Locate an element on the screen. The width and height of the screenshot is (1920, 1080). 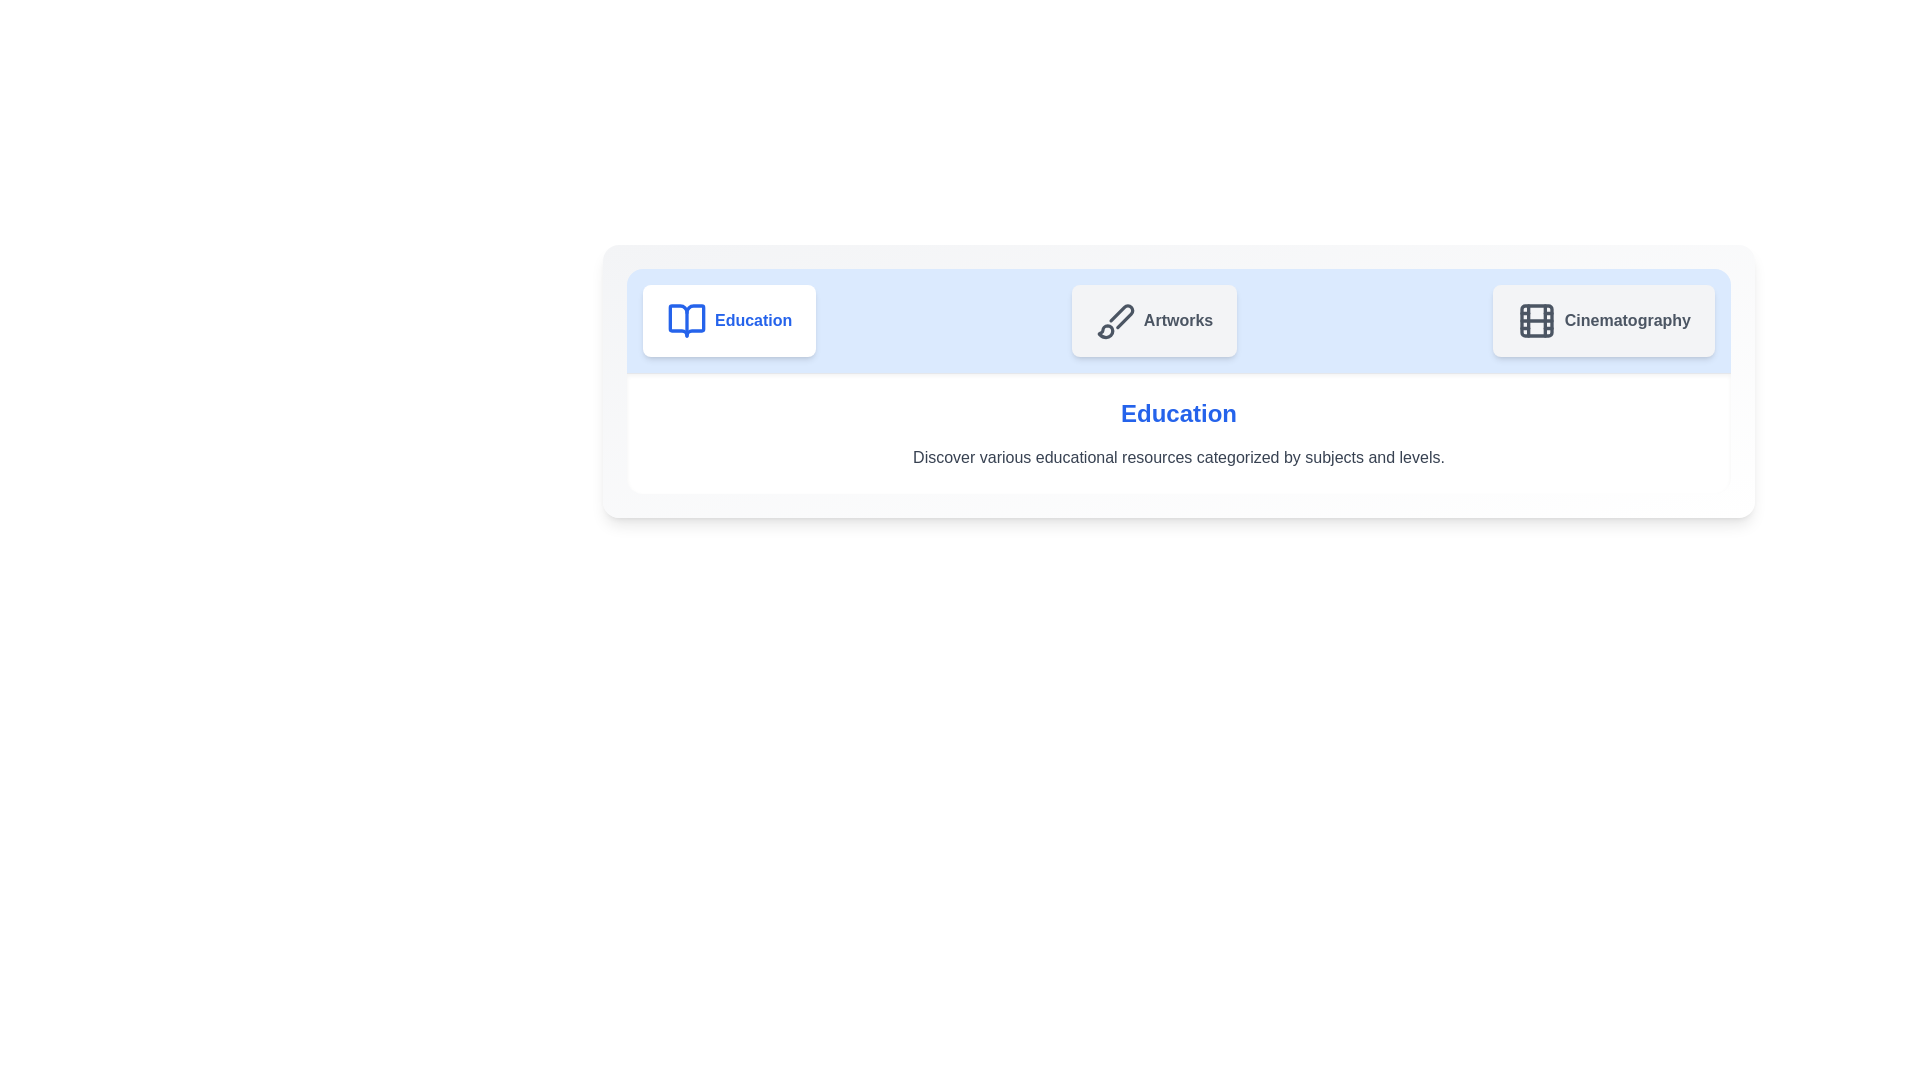
the Education tab to navigate to its content is located at coordinates (728, 319).